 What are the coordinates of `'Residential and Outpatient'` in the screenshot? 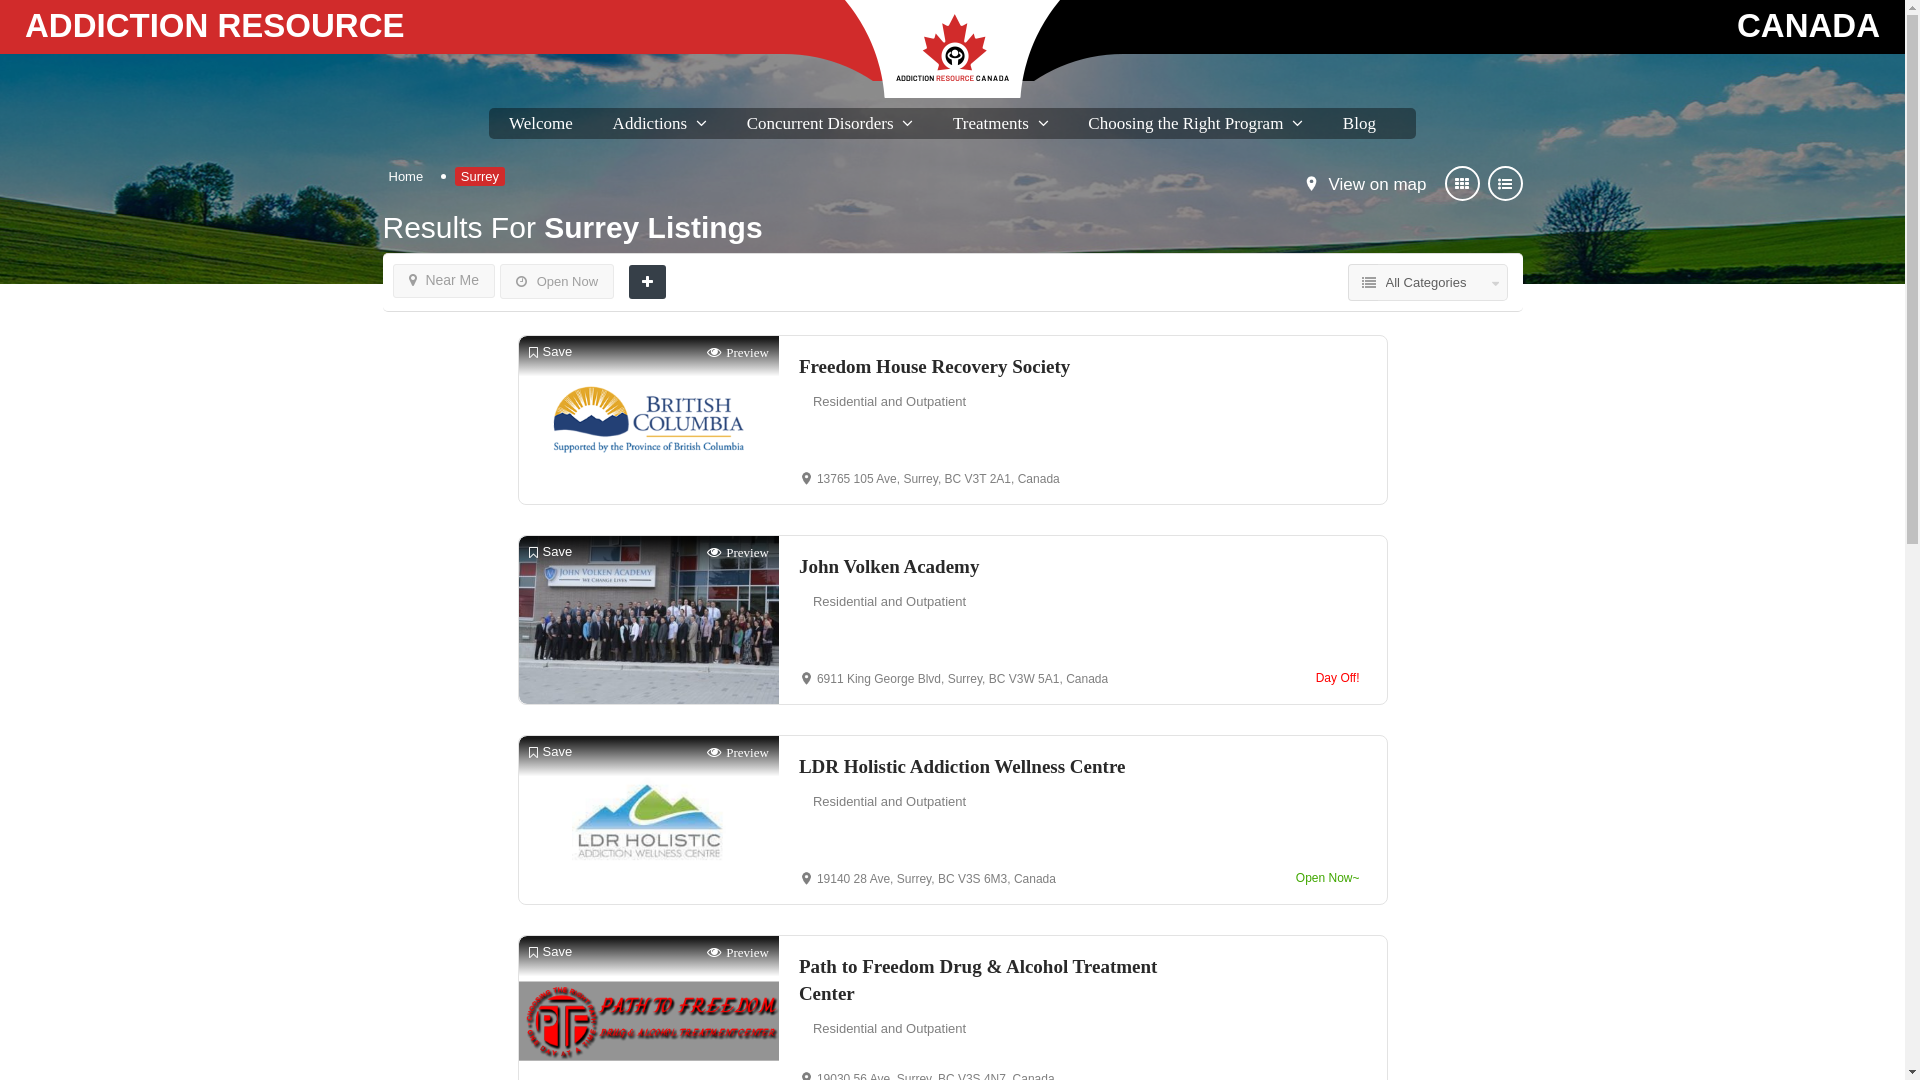 It's located at (888, 401).